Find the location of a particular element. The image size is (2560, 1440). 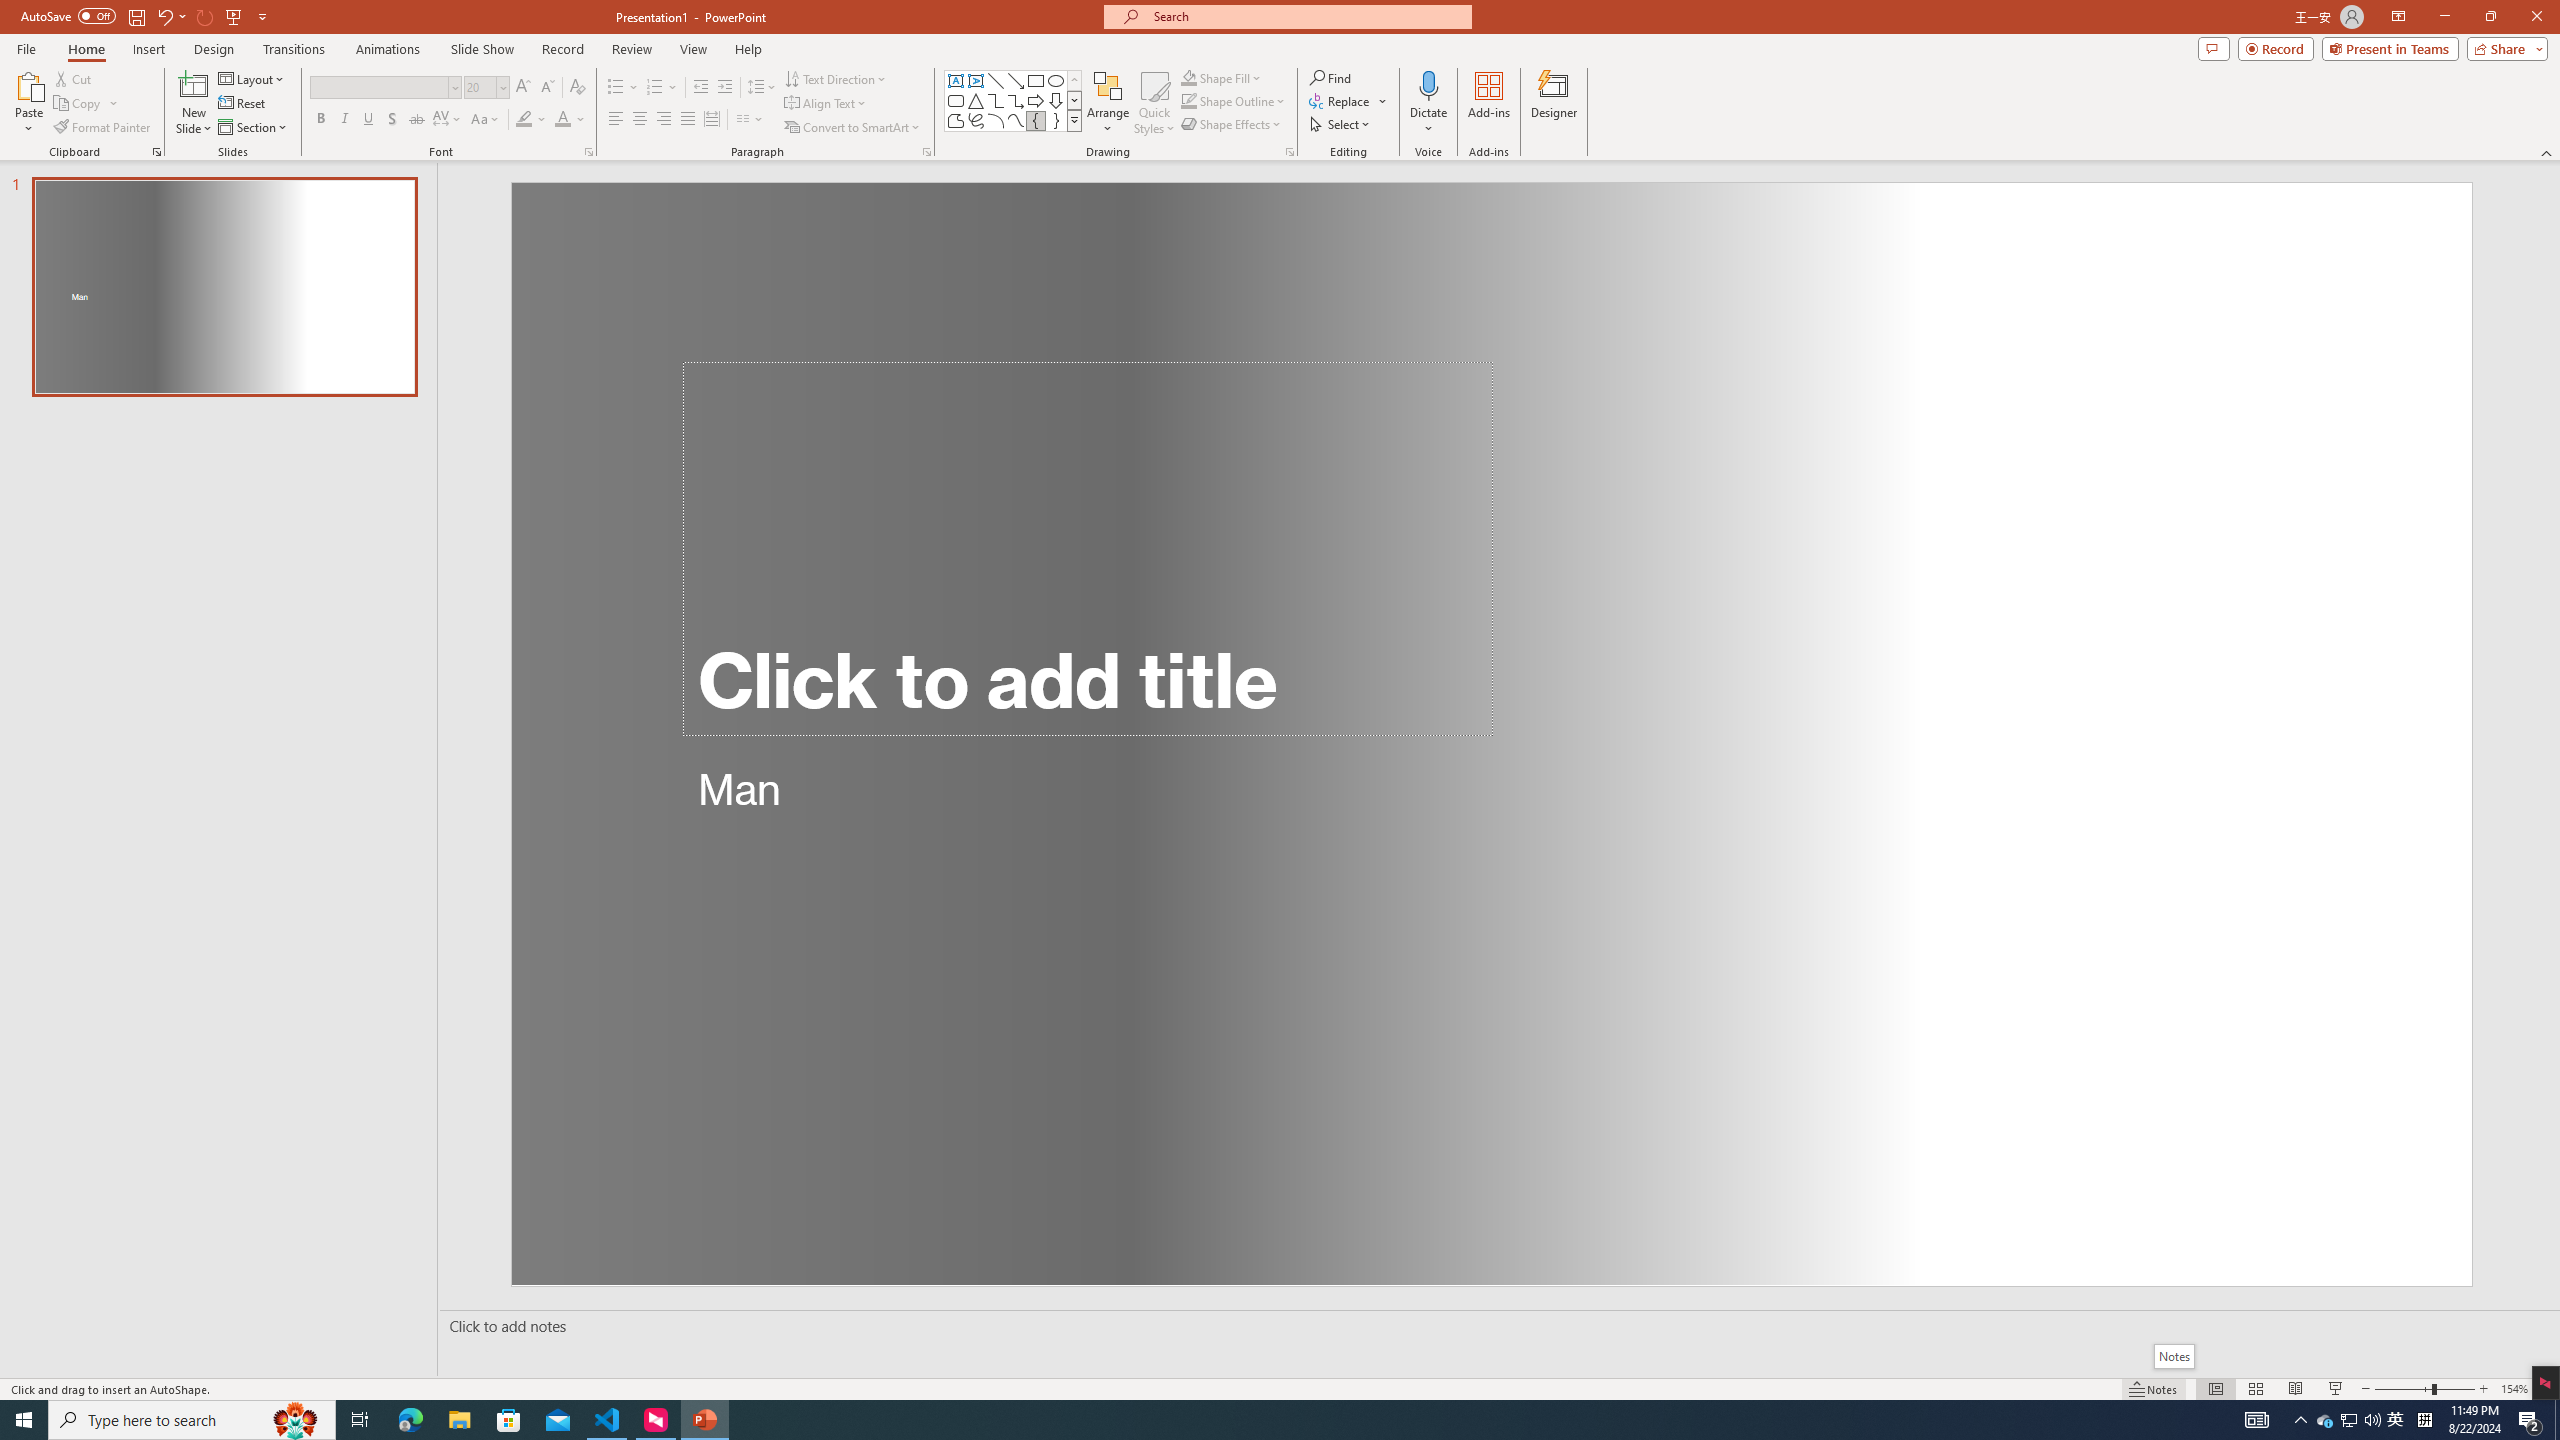

'Clear Formatting' is located at coordinates (576, 87).